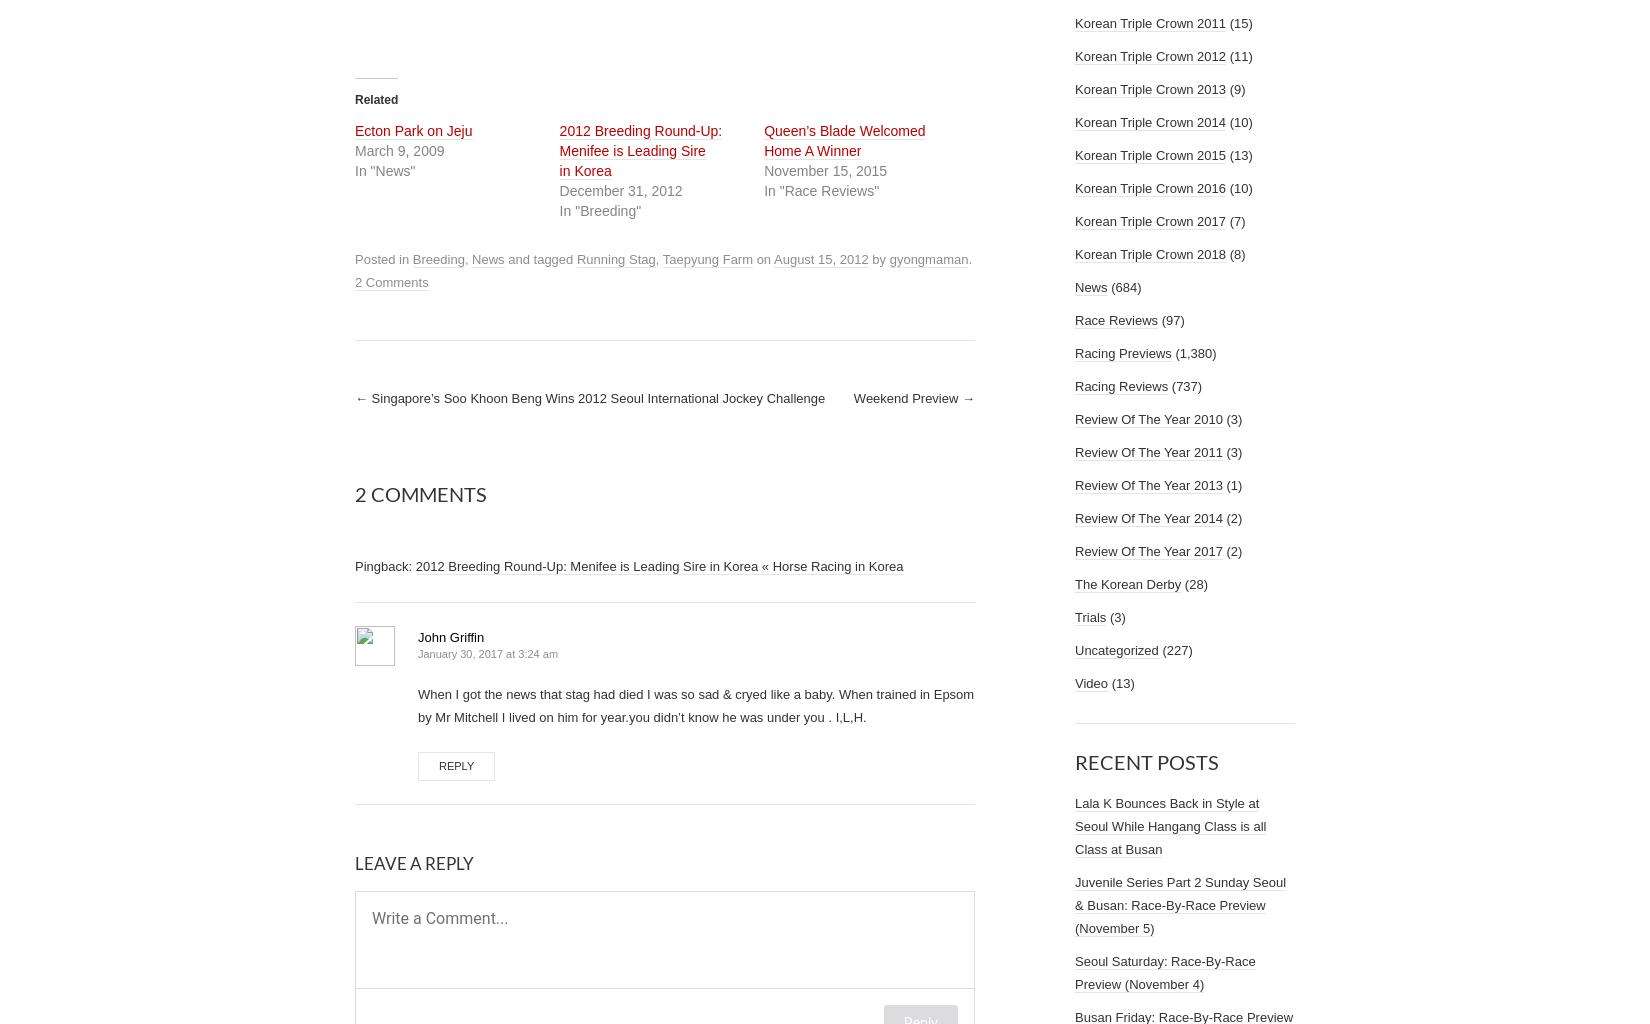 The width and height of the screenshot is (1650, 1024). I want to click on 'Racing Previews', so click(1122, 353).